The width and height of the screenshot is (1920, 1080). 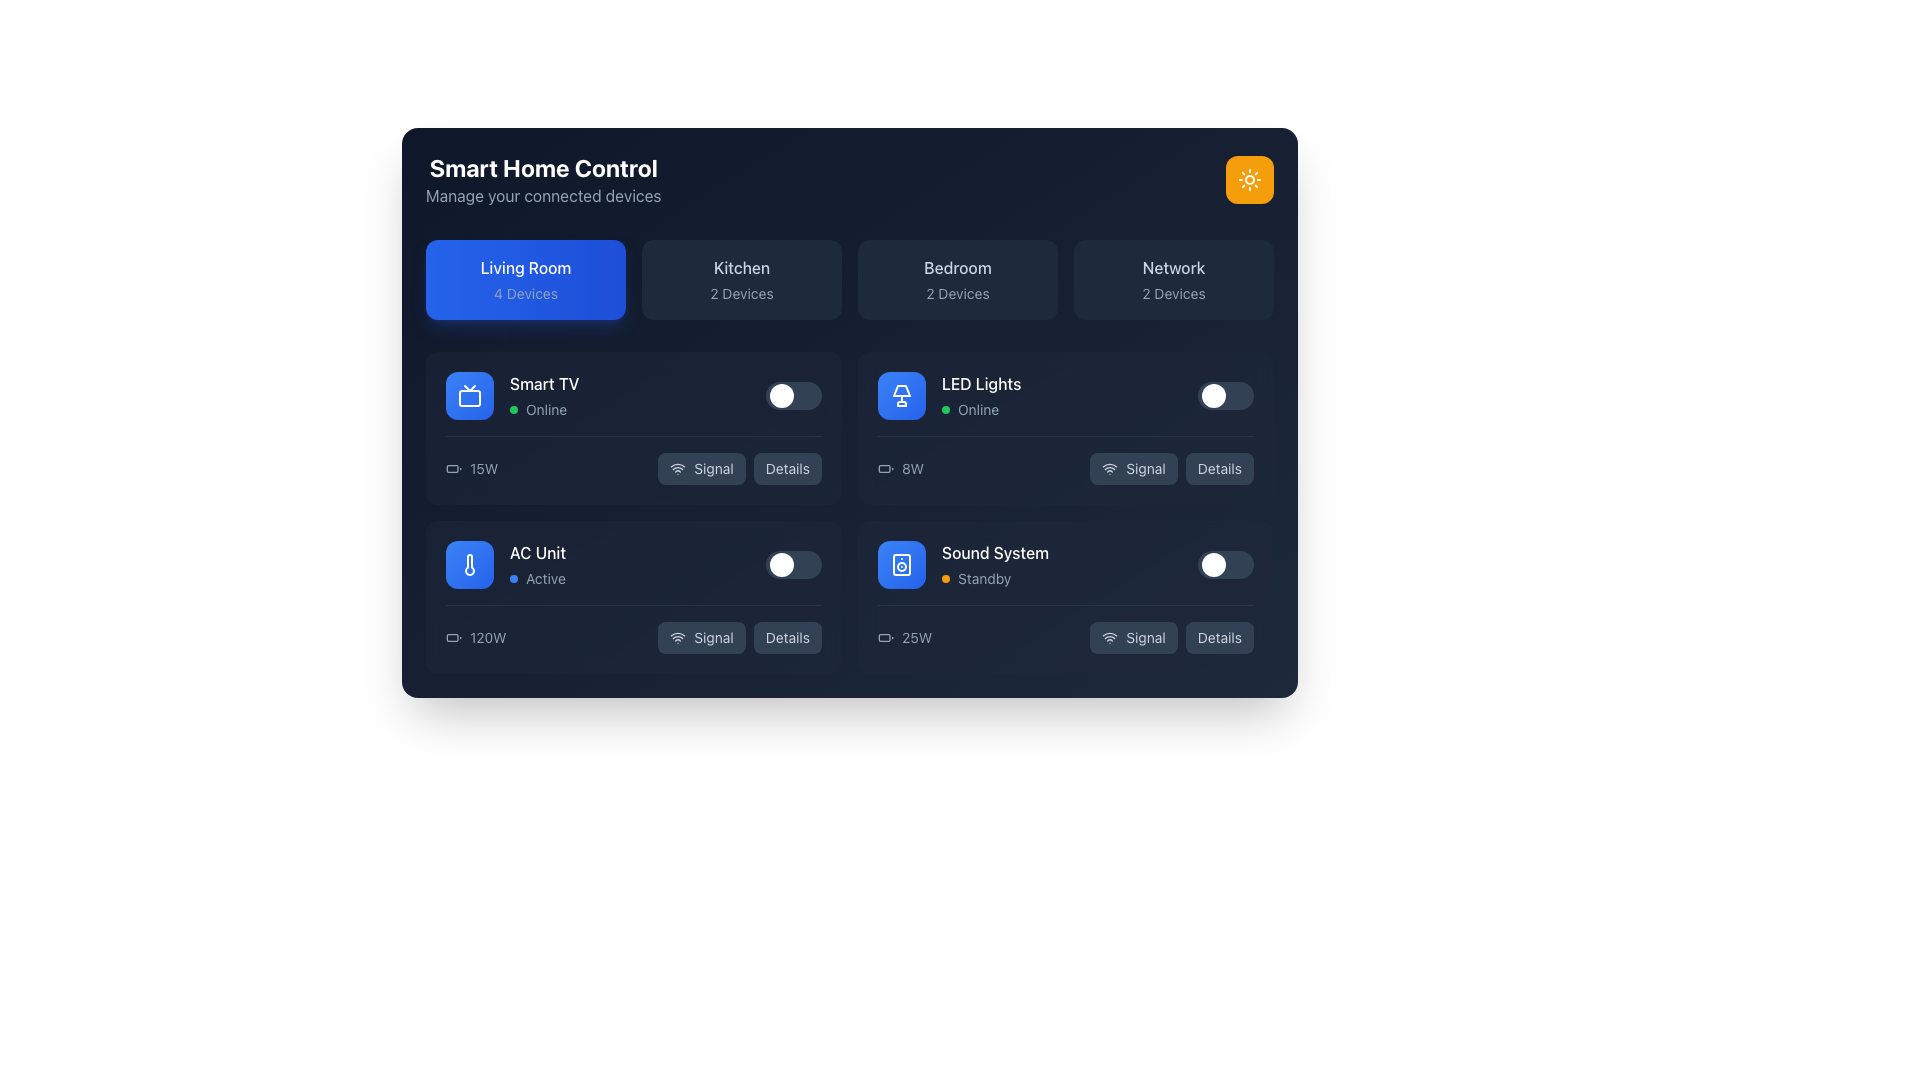 What do you see at coordinates (1109, 637) in the screenshot?
I see `the 'Signal' button which contains the wireless signal strength icon` at bounding box center [1109, 637].